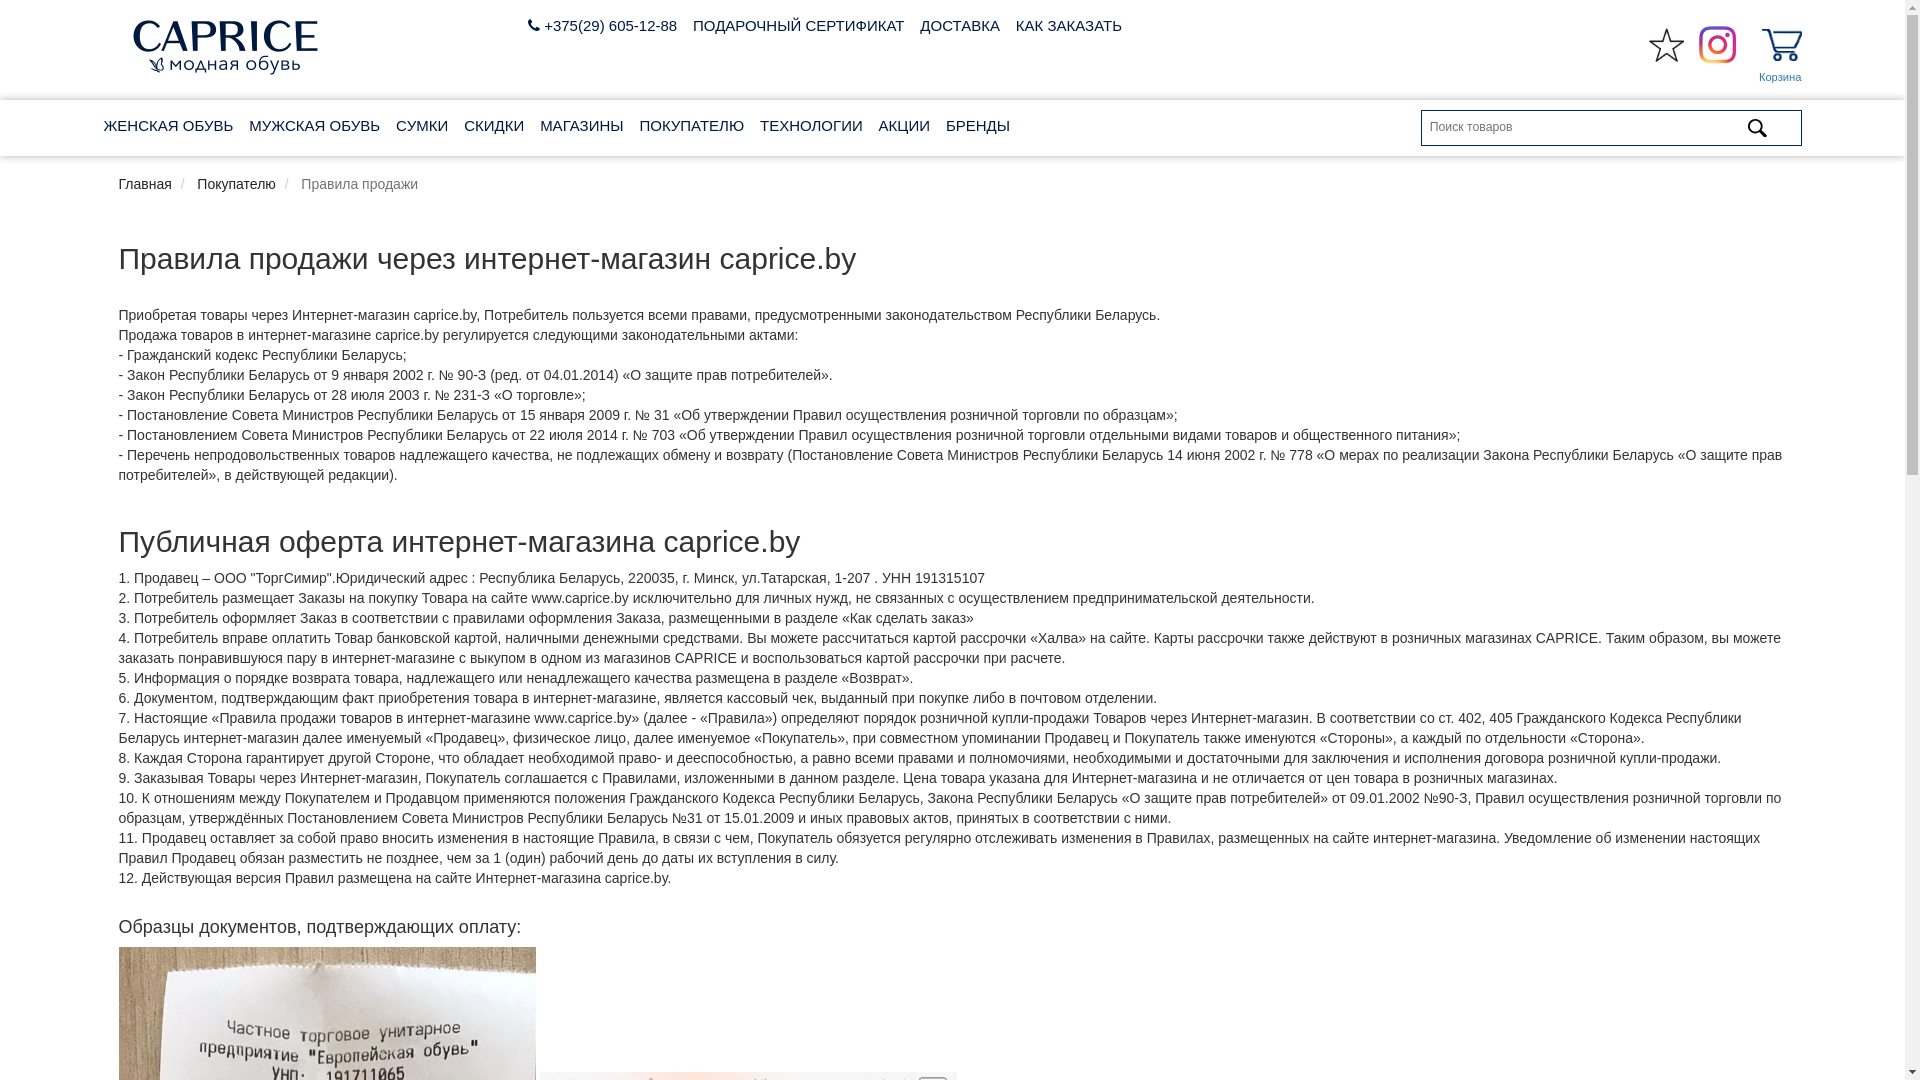  I want to click on '+375(29) 605-12-88', so click(528, 25).